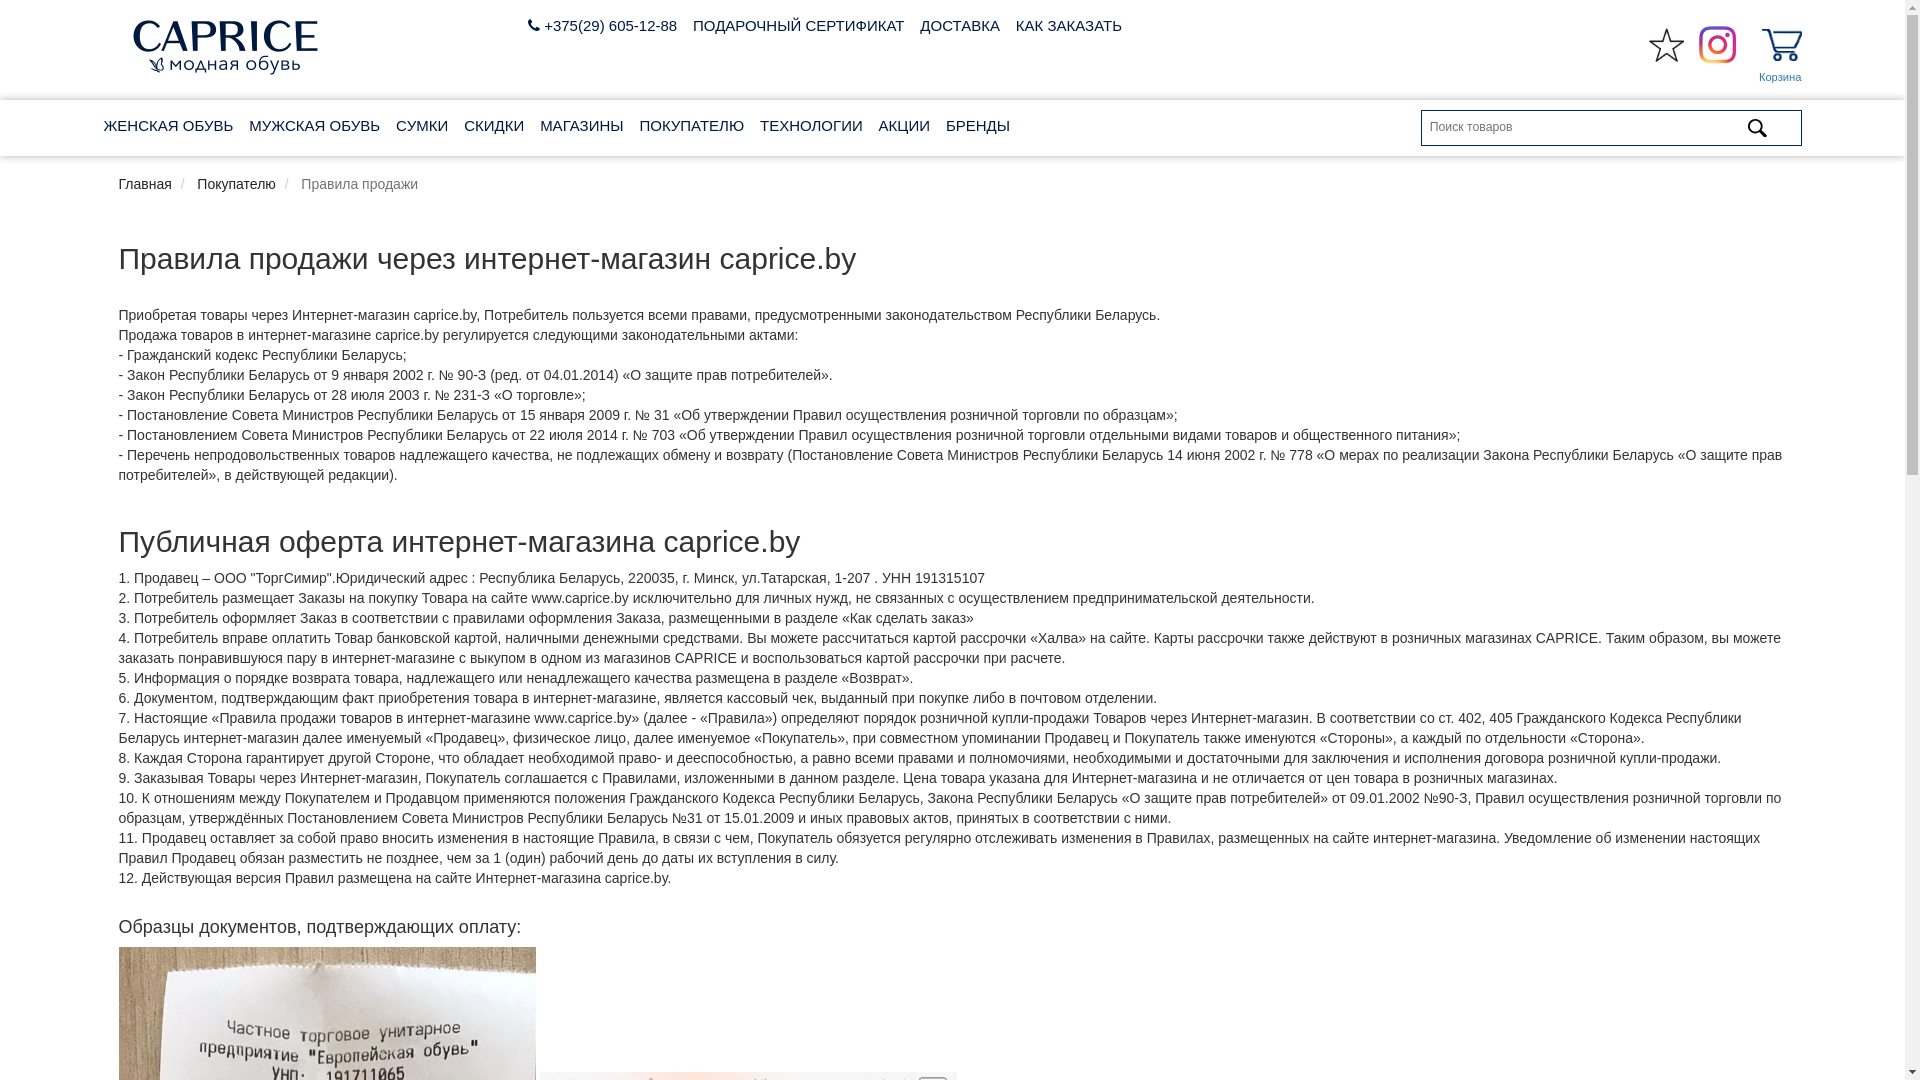  I want to click on '+375(29) 605-12-88', so click(528, 25).